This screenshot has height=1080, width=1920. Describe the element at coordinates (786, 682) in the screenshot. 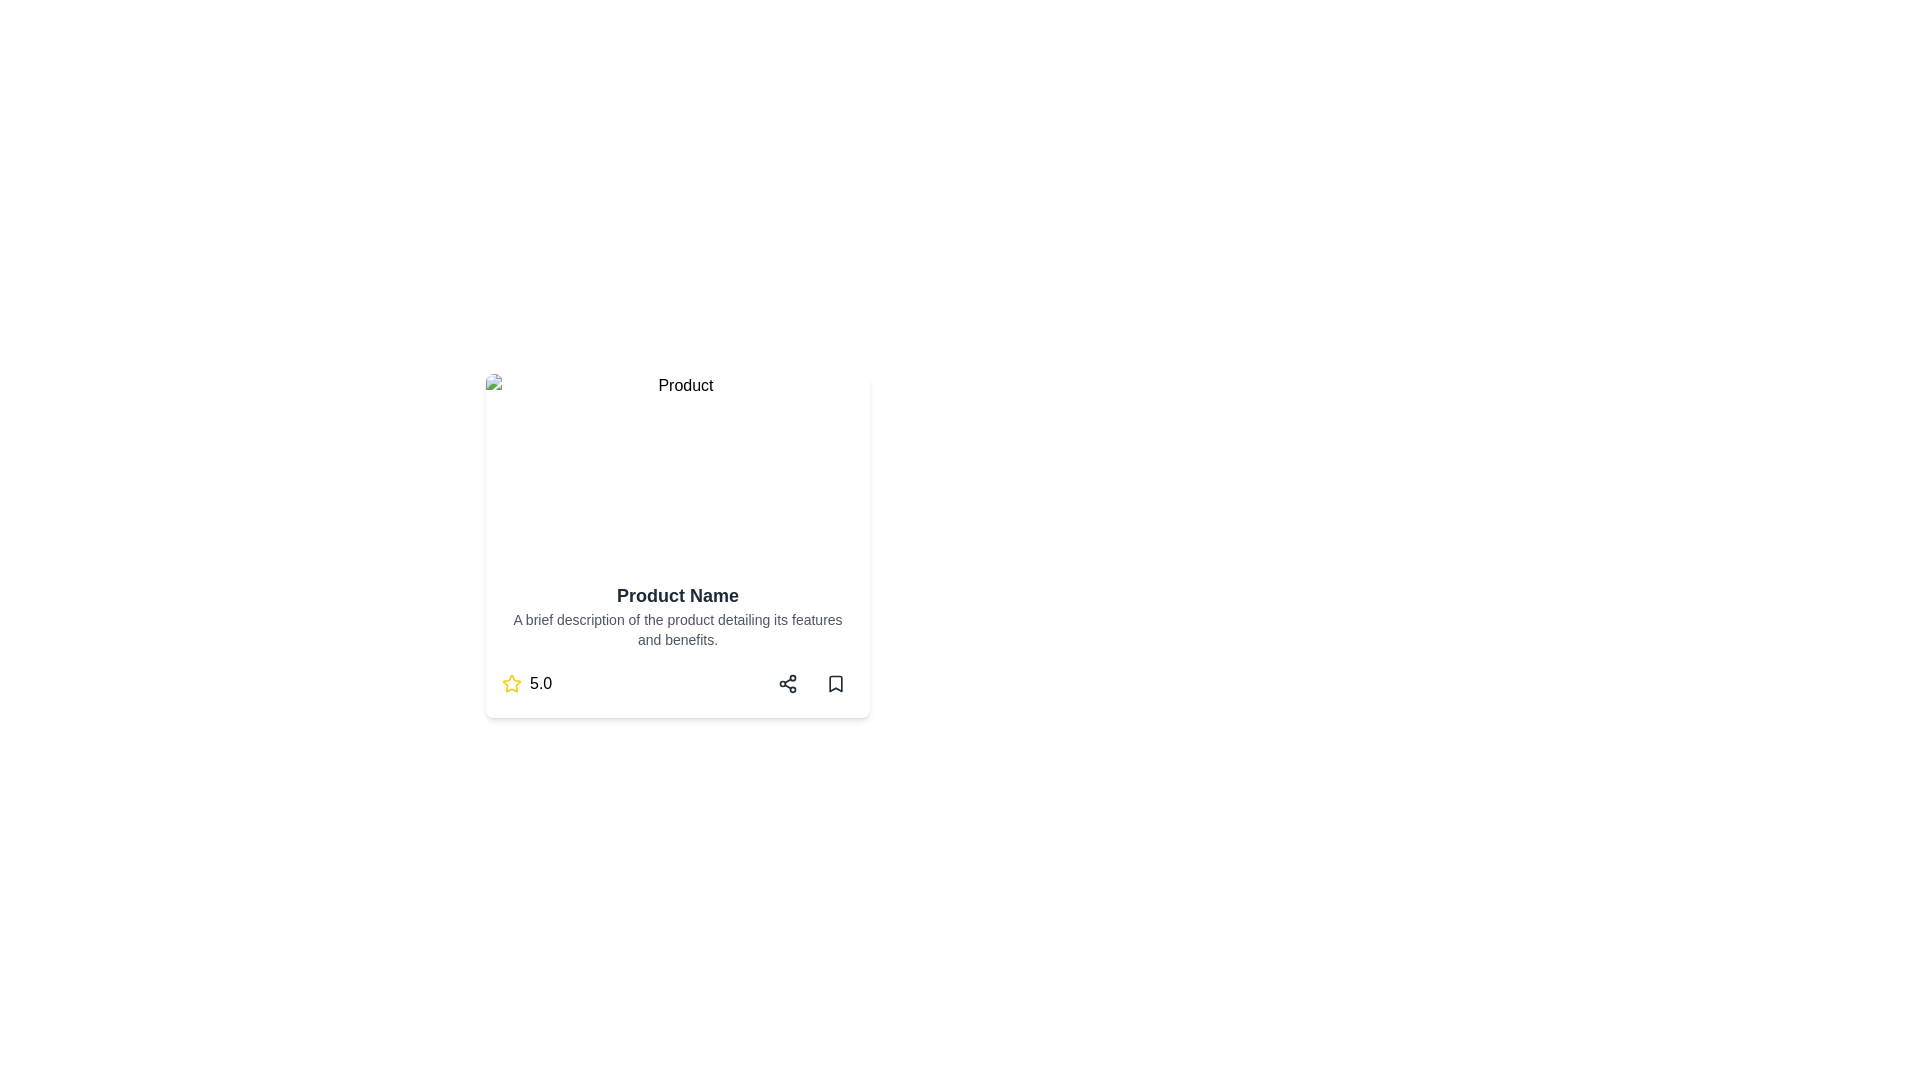

I see `the sharing button located at the bottom right of the product card` at that location.